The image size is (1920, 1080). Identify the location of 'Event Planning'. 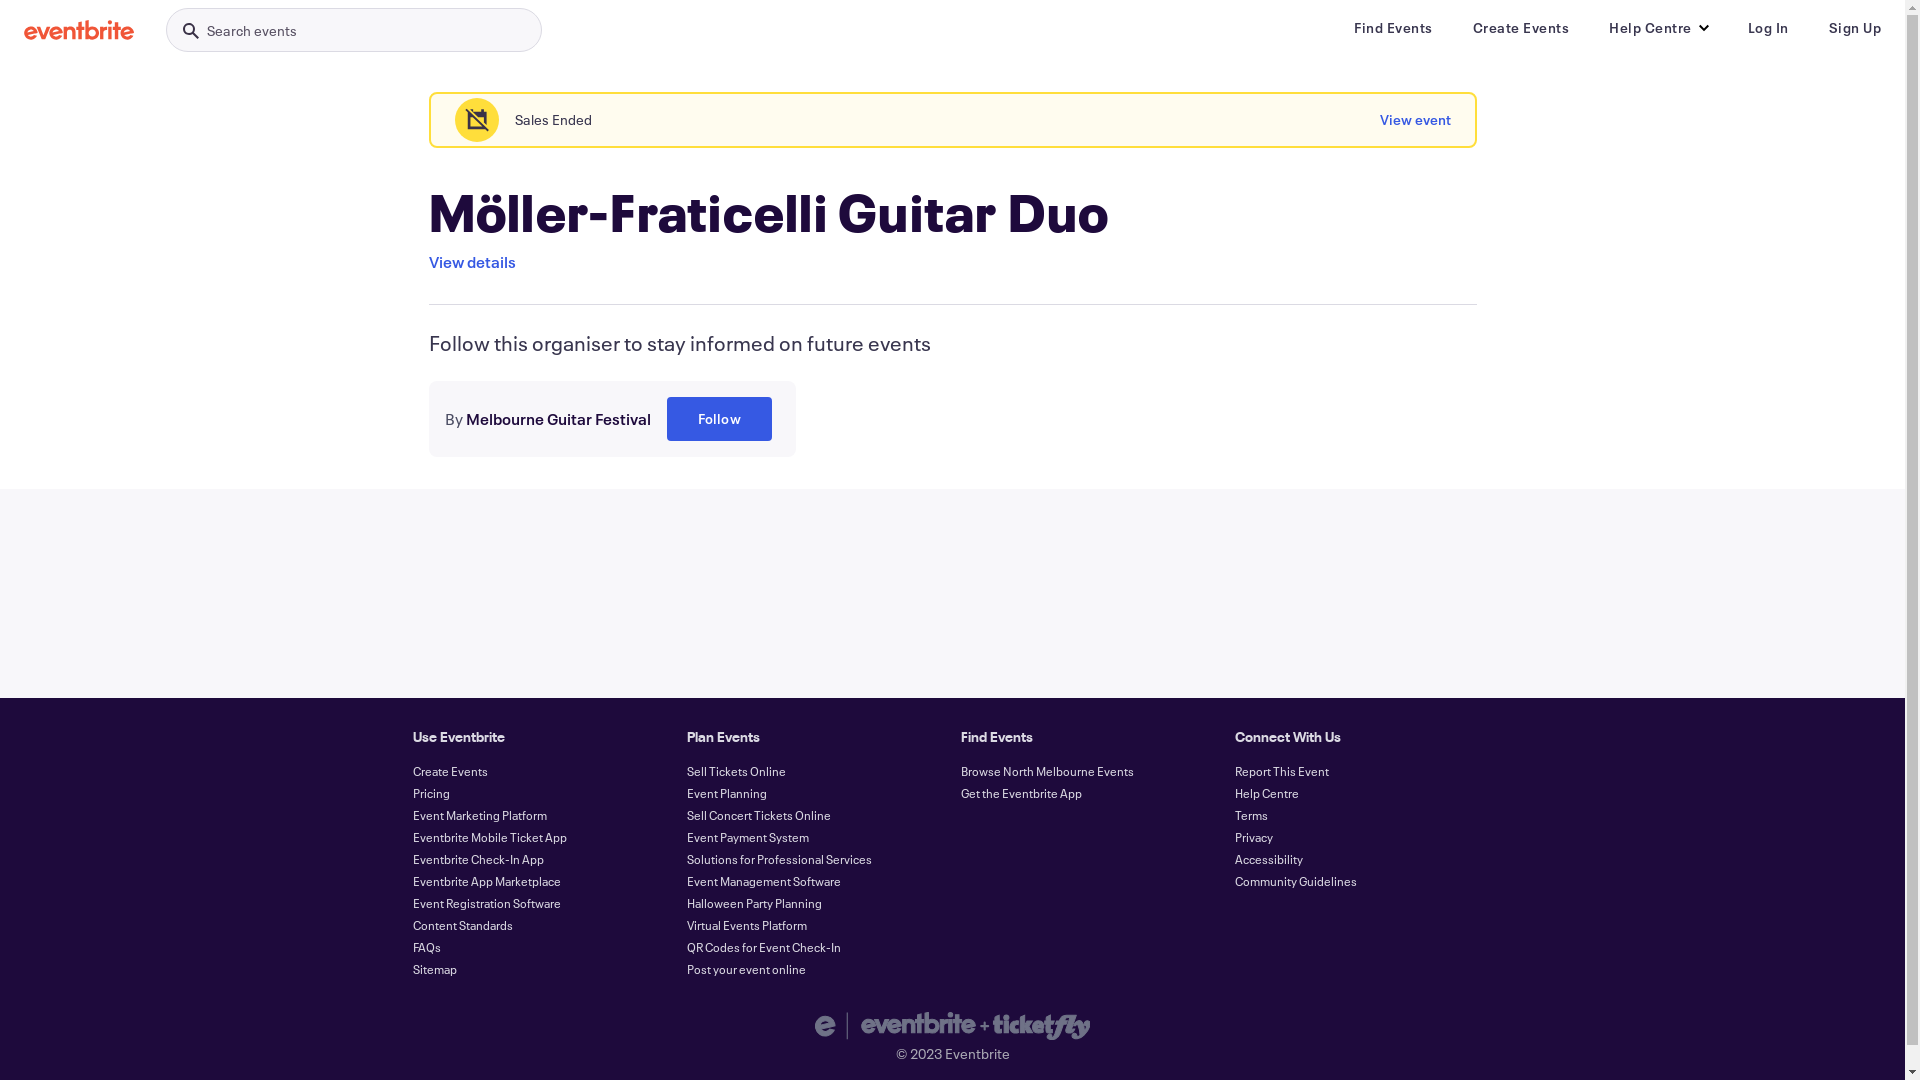
(724, 792).